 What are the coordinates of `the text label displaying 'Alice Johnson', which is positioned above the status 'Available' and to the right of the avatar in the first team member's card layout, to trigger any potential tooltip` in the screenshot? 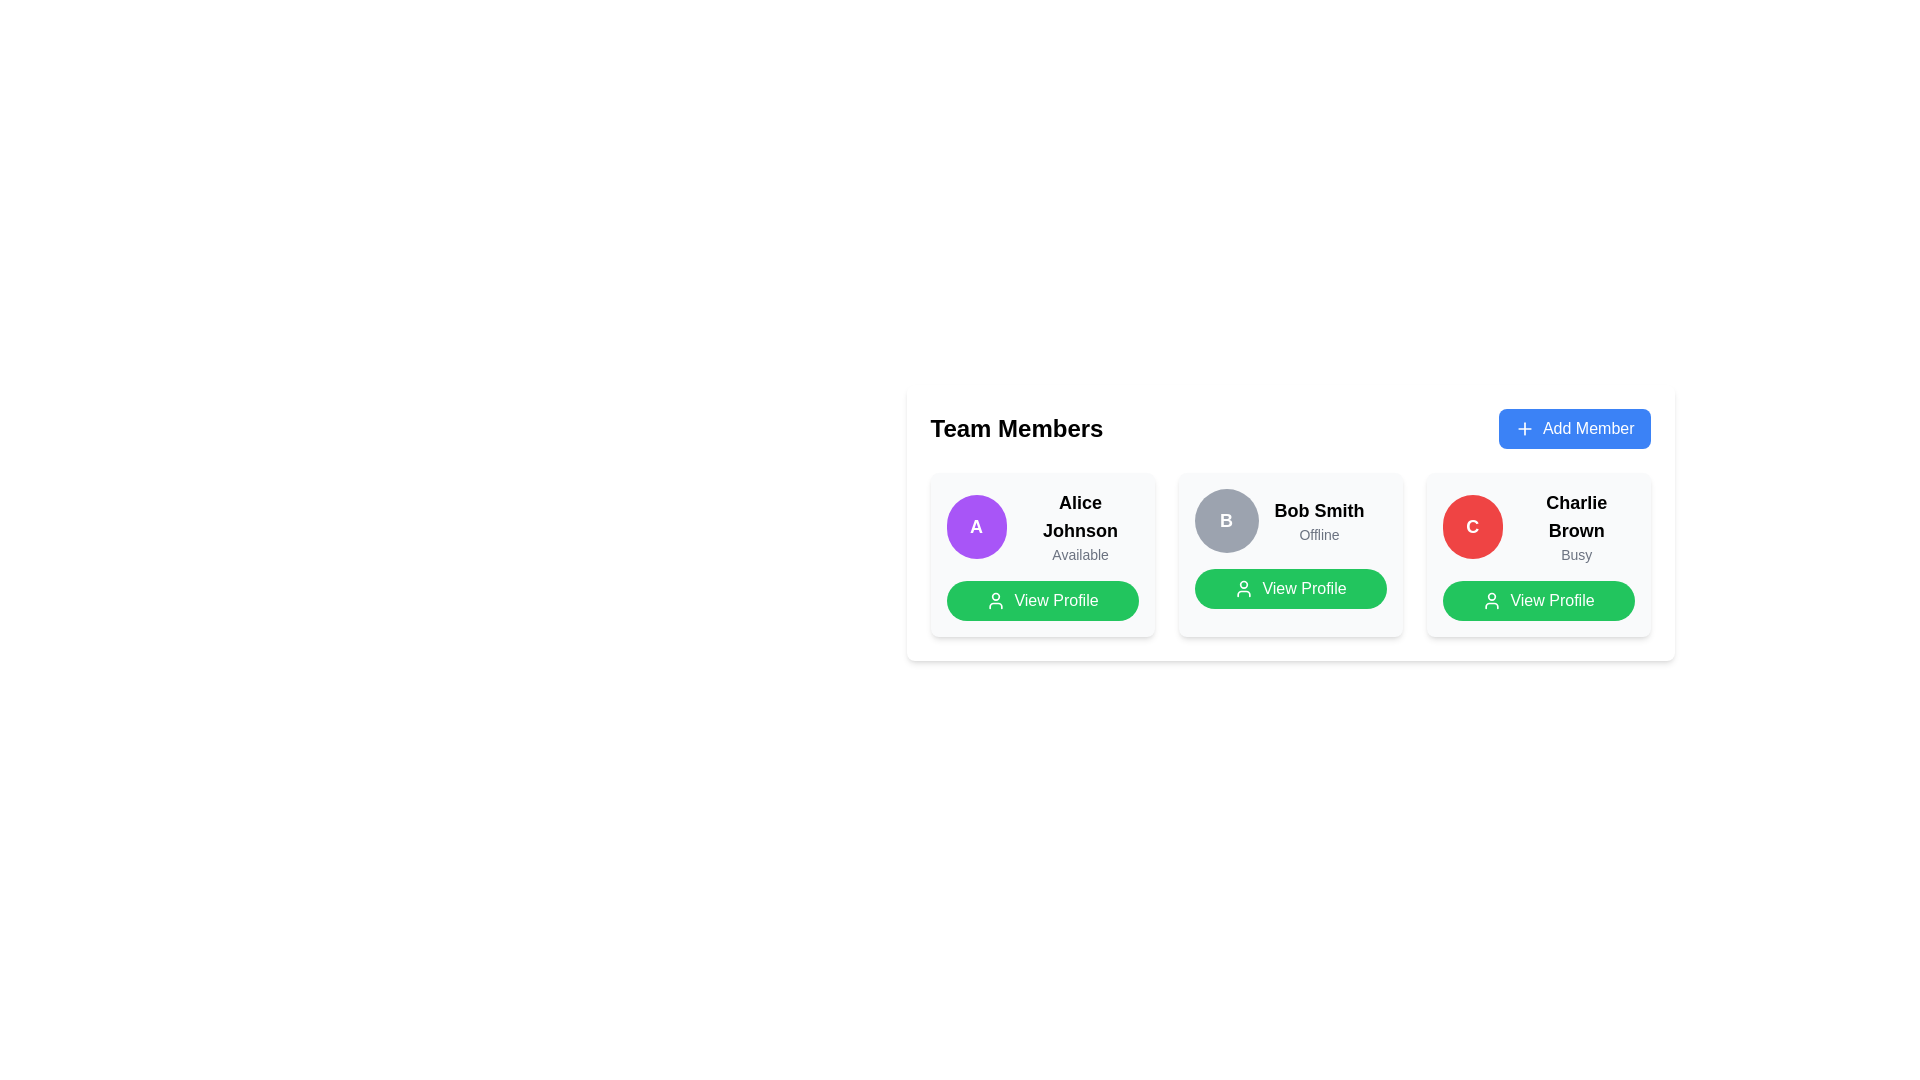 It's located at (1079, 515).